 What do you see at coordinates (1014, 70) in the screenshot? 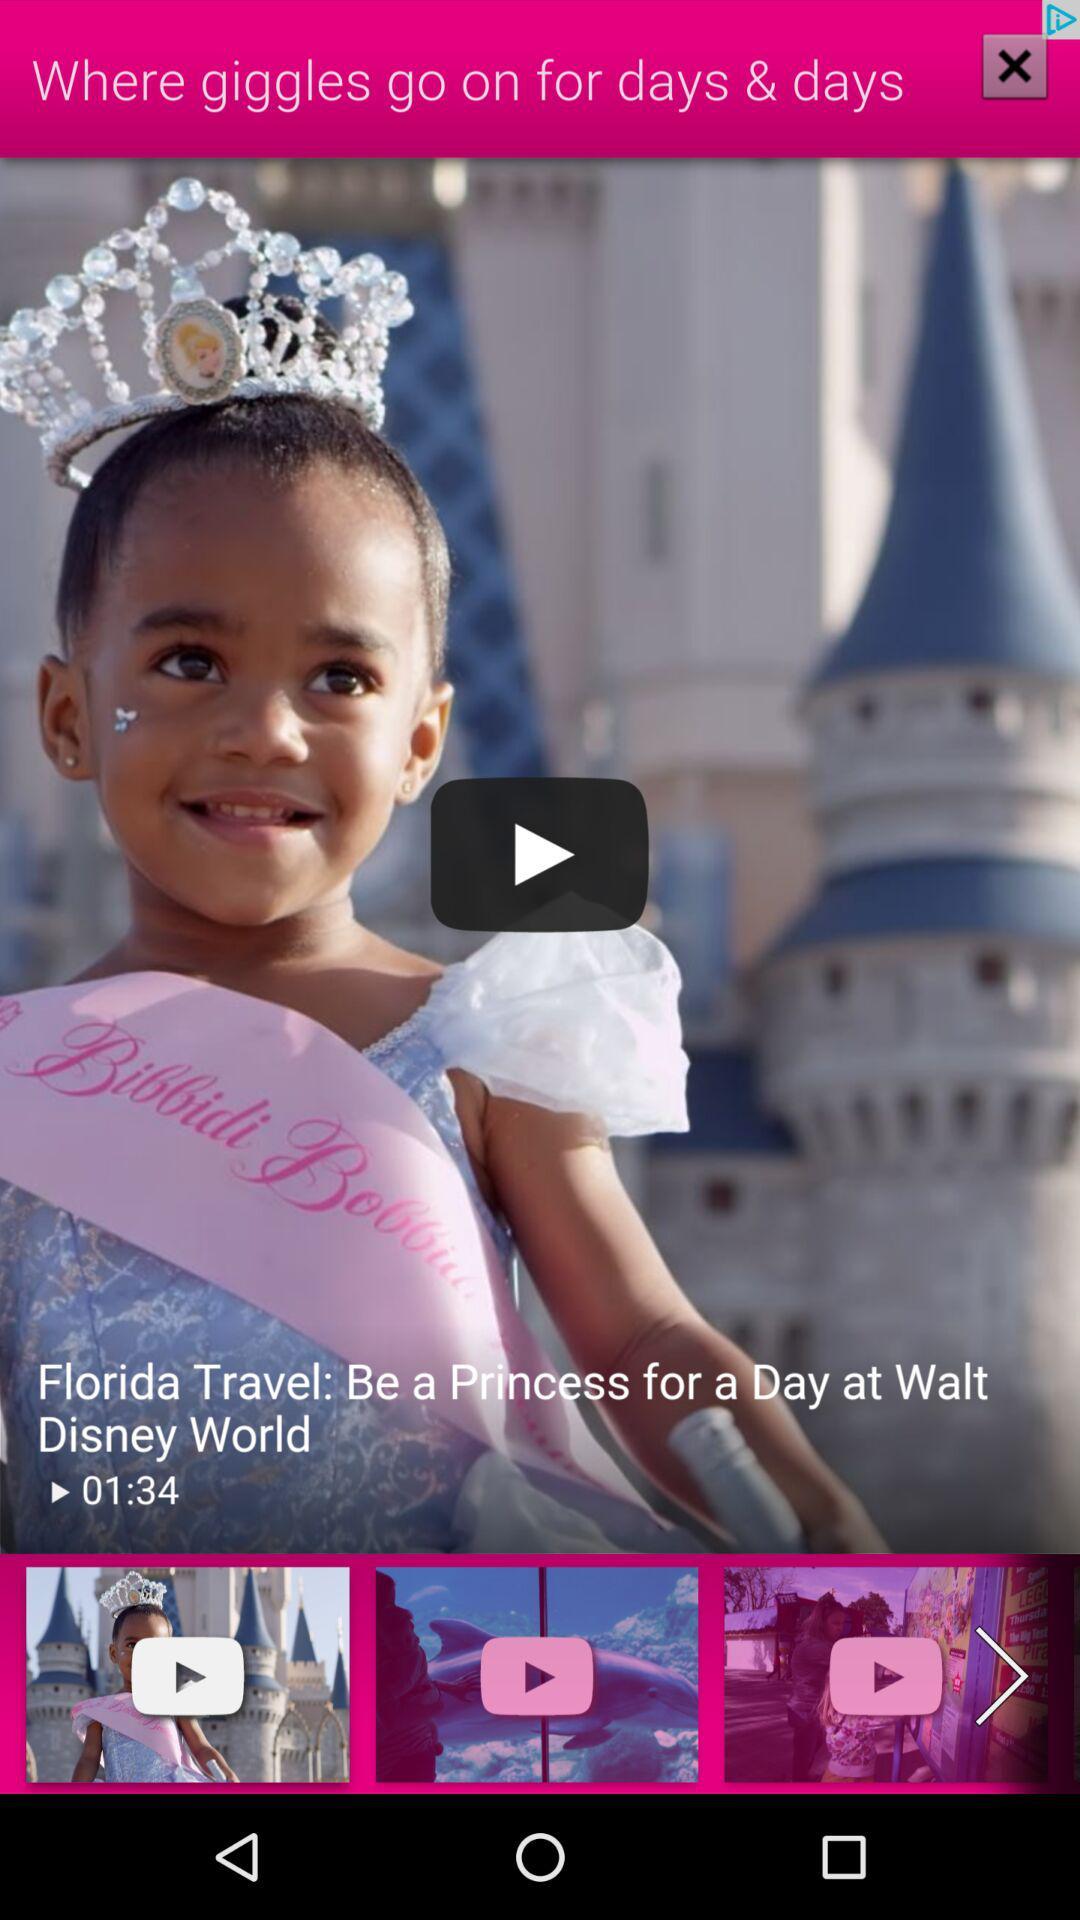
I see `the close icon` at bounding box center [1014, 70].